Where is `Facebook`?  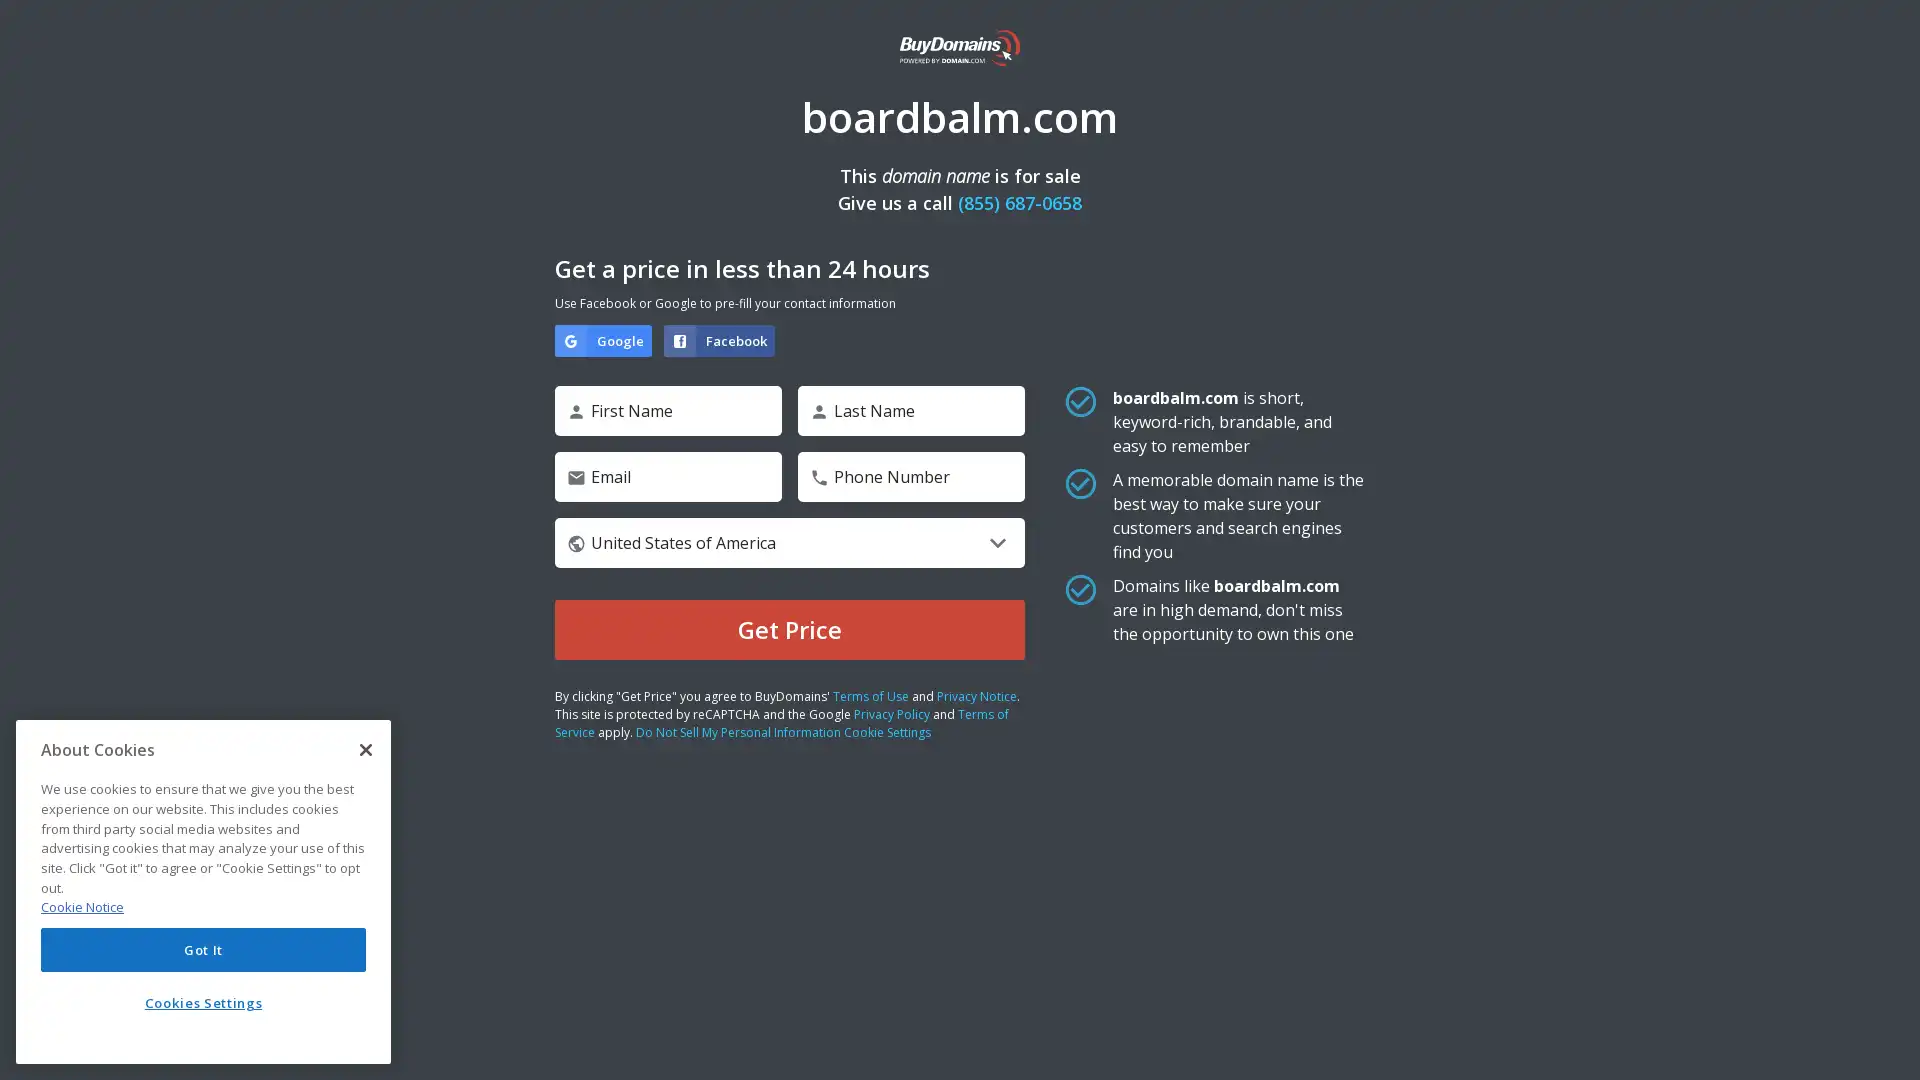
Facebook is located at coordinates (719, 339).